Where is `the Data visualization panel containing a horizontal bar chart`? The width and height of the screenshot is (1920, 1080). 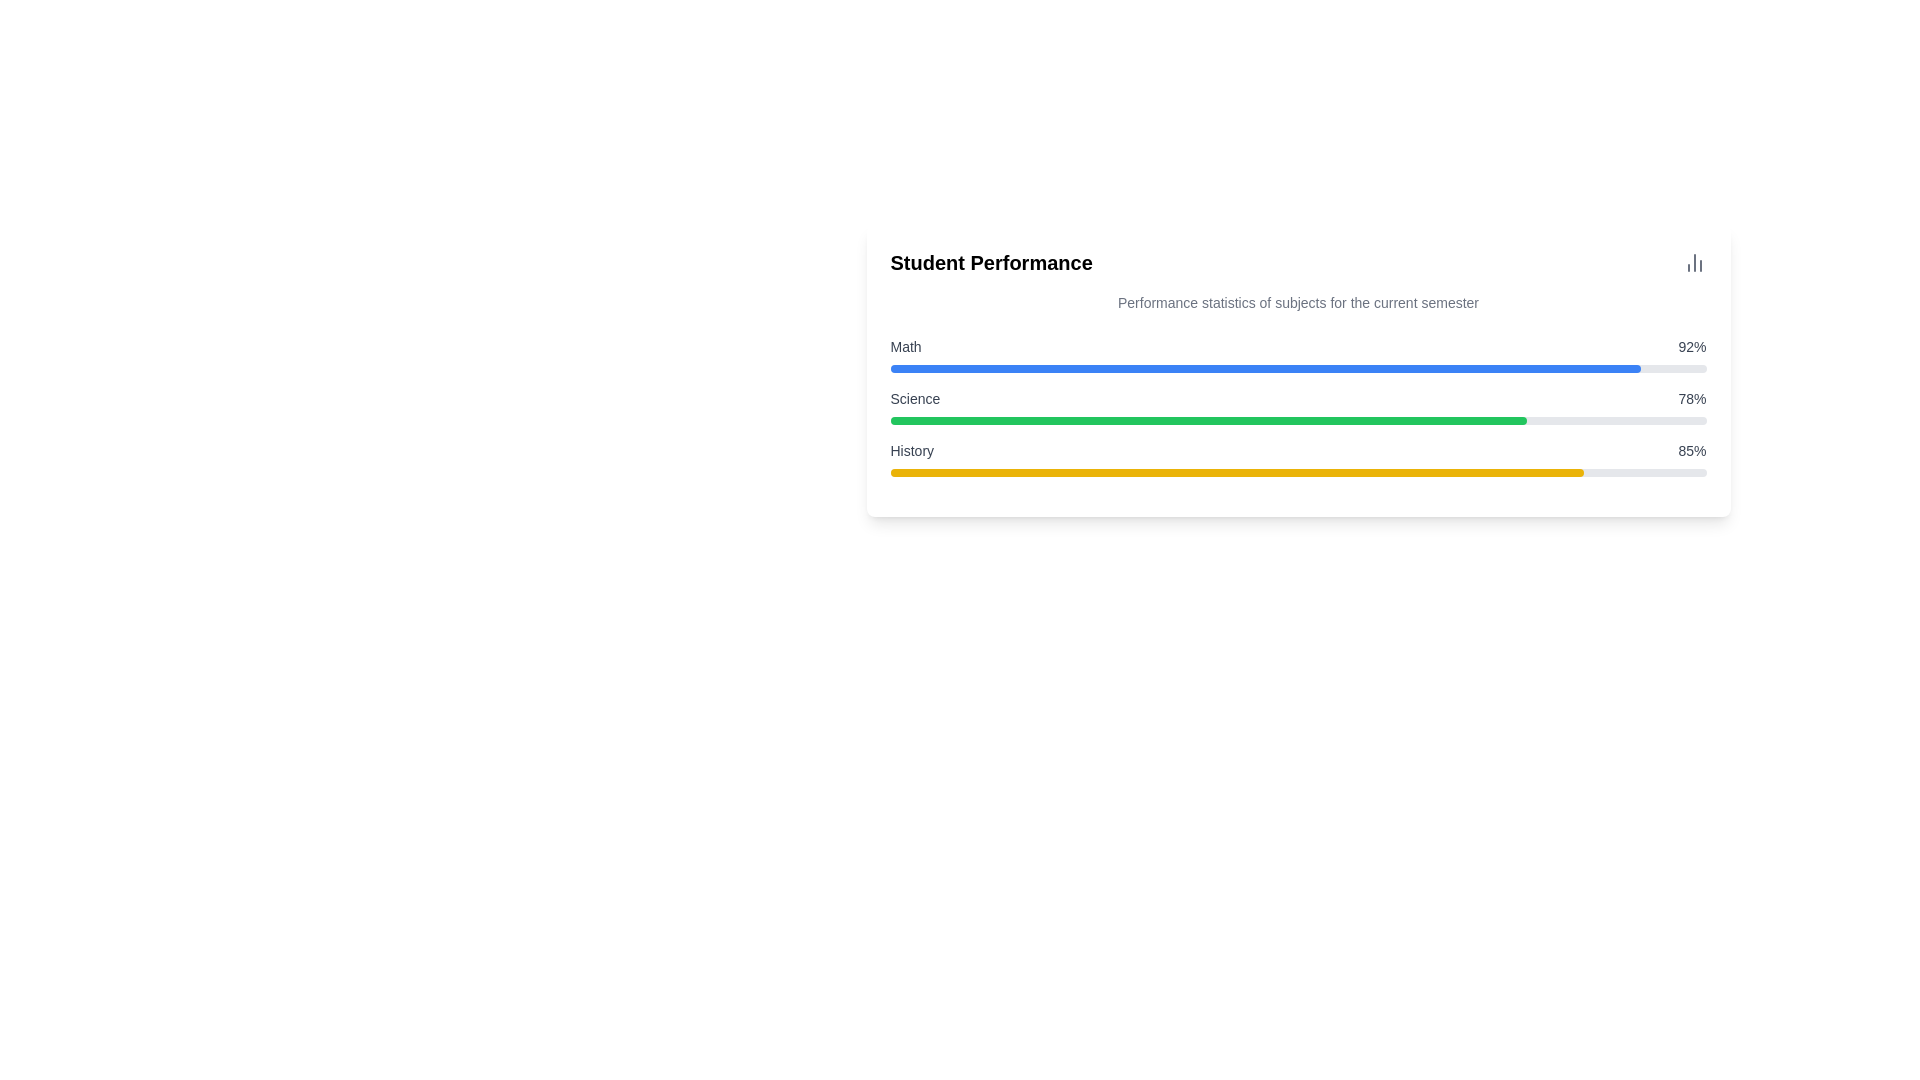 the Data visualization panel containing a horizontal bar chart is located at coordinates (1298, 370).